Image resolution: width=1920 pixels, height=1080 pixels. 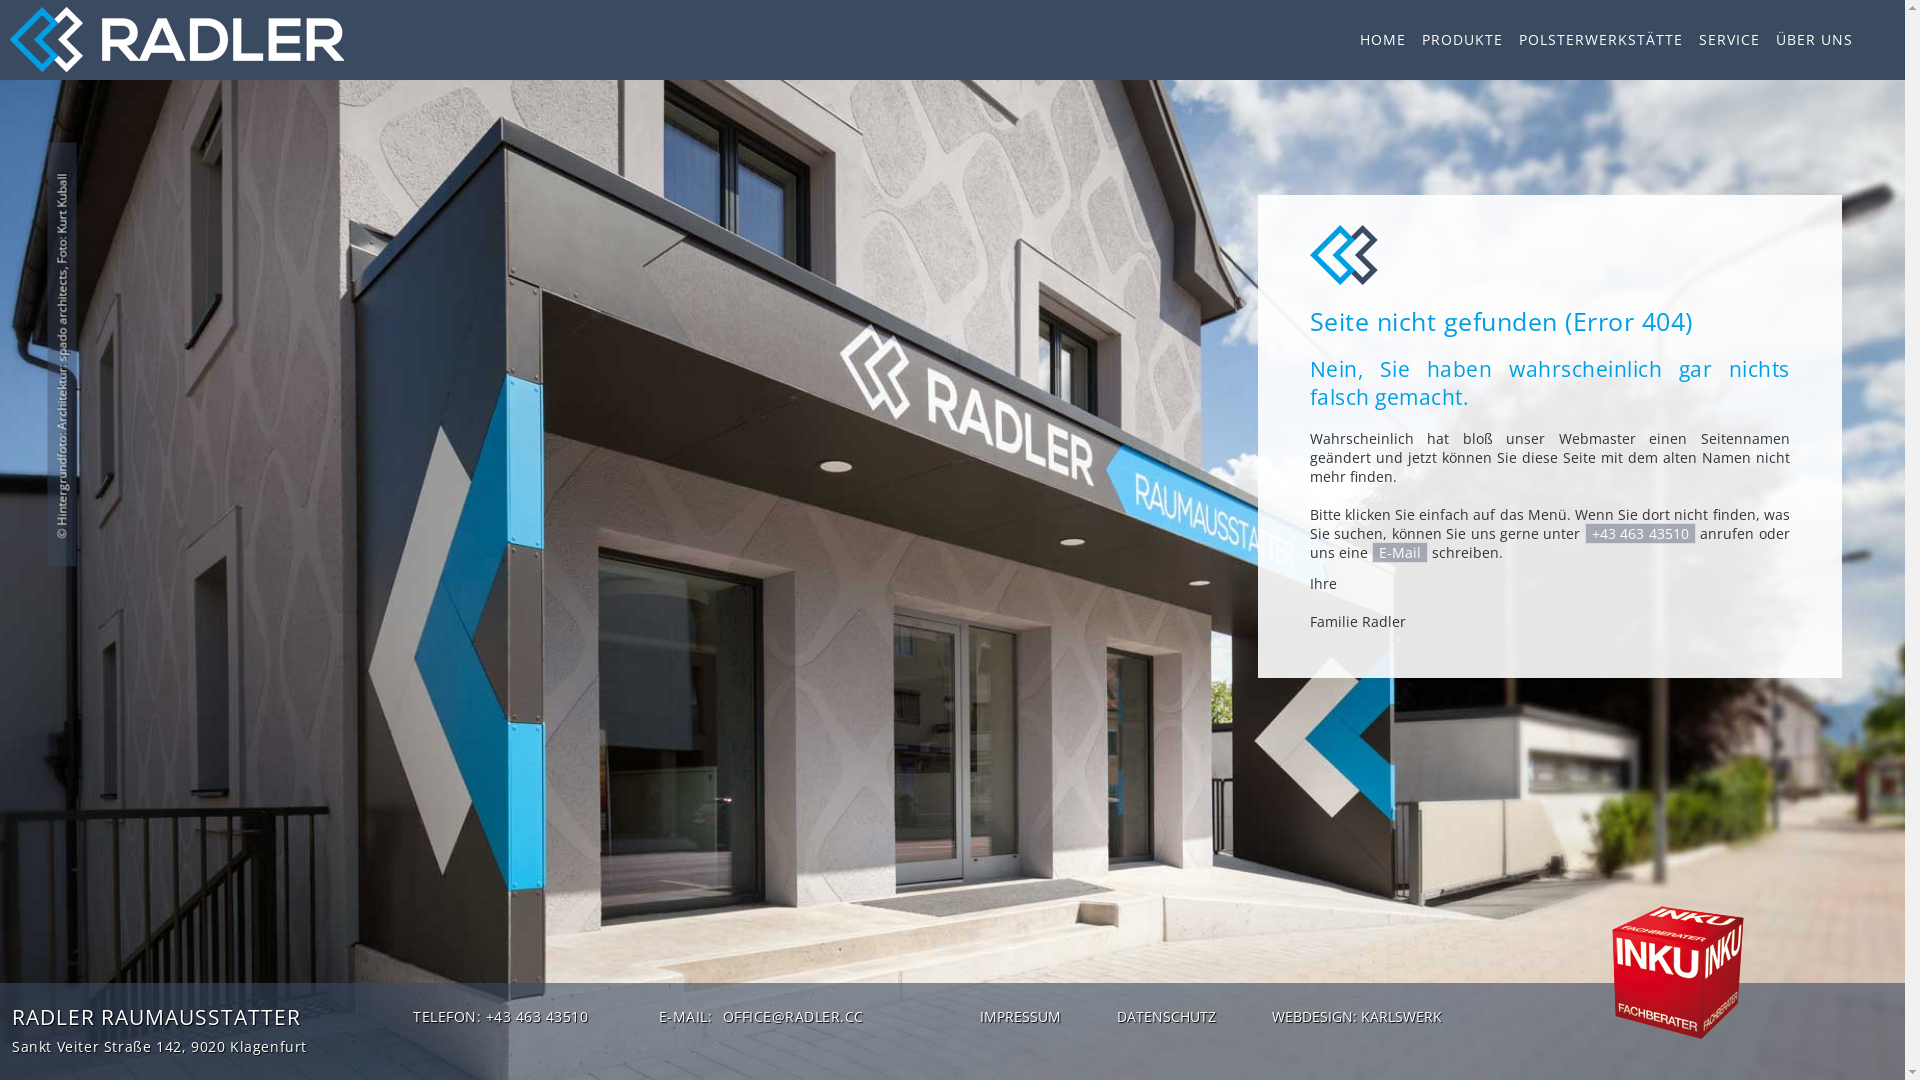 I want to click on 'IMPRESSUM', so click(x=974, y=1017).